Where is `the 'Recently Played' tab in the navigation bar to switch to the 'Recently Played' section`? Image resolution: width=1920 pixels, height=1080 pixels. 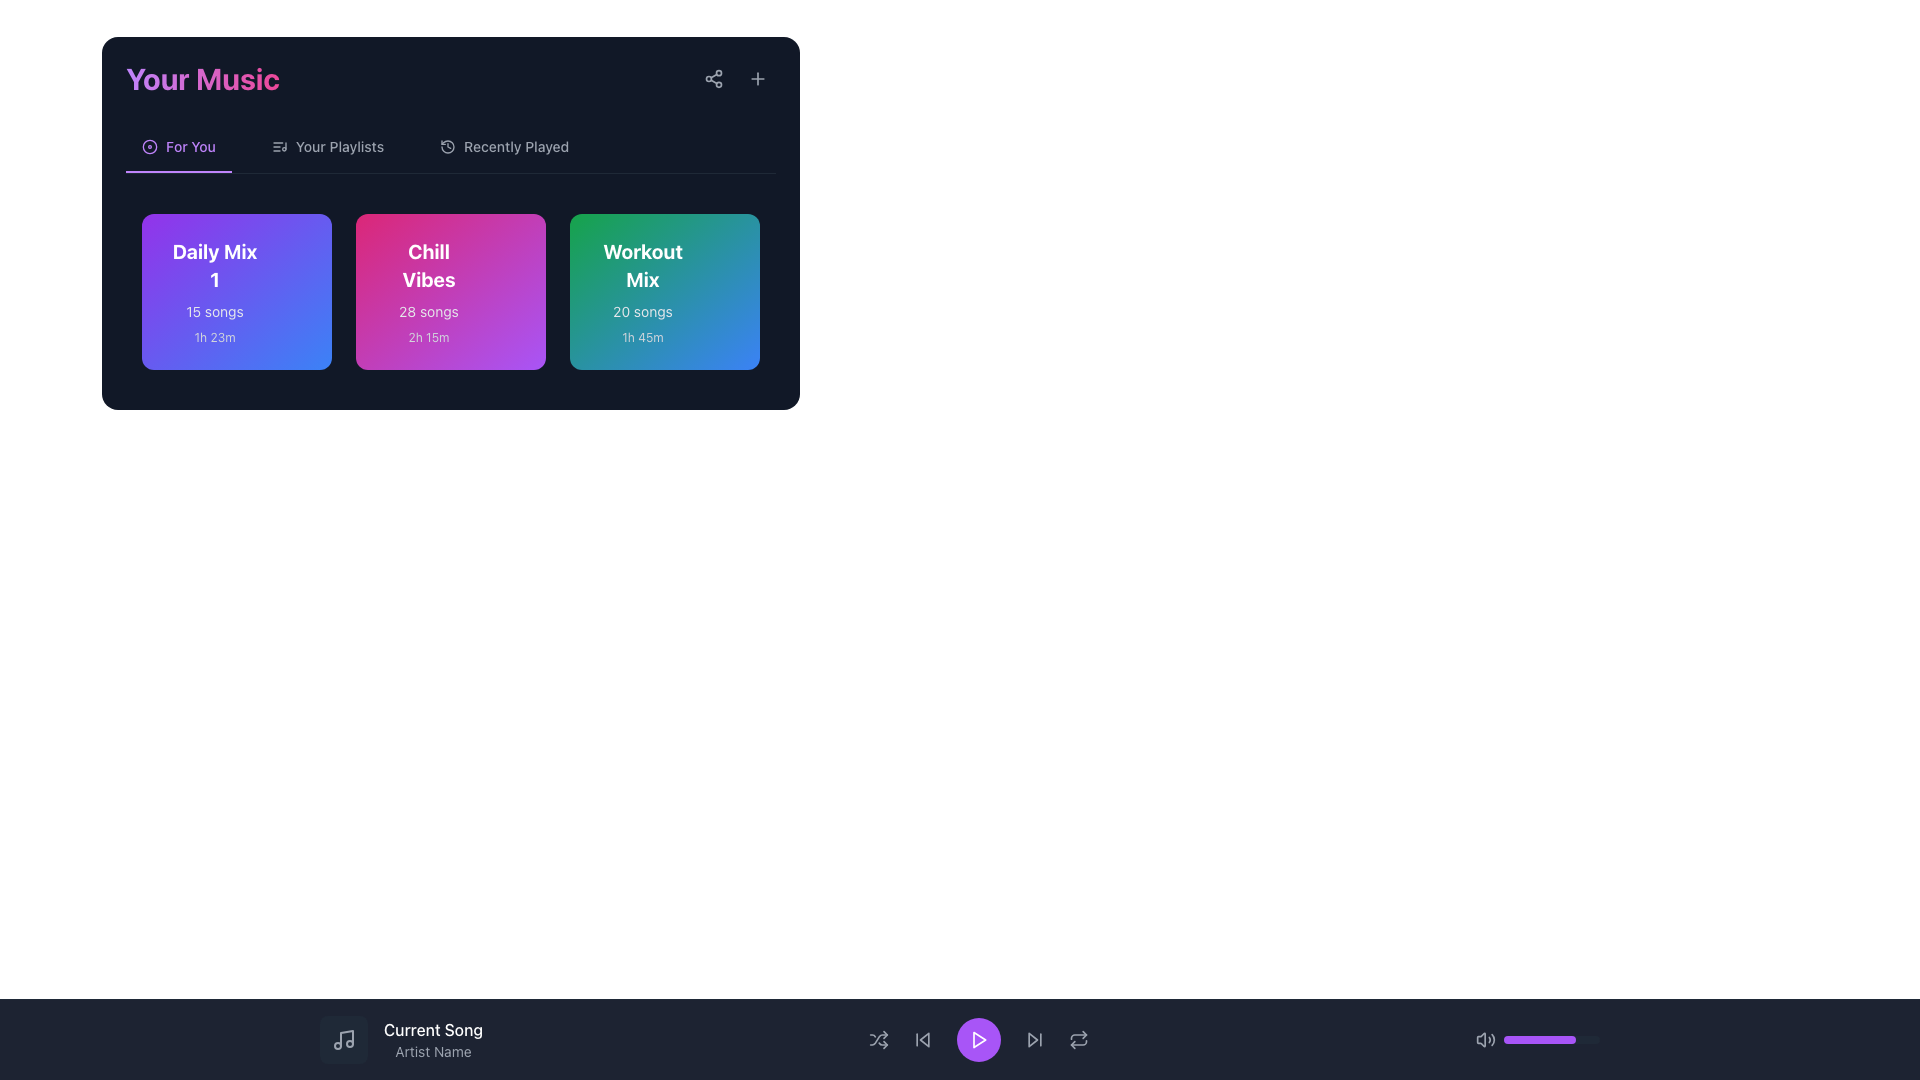
the 'Recently Played' tab in the navigation bar to switch to the 'Recently Played' section is located at coordinates (504, 153).